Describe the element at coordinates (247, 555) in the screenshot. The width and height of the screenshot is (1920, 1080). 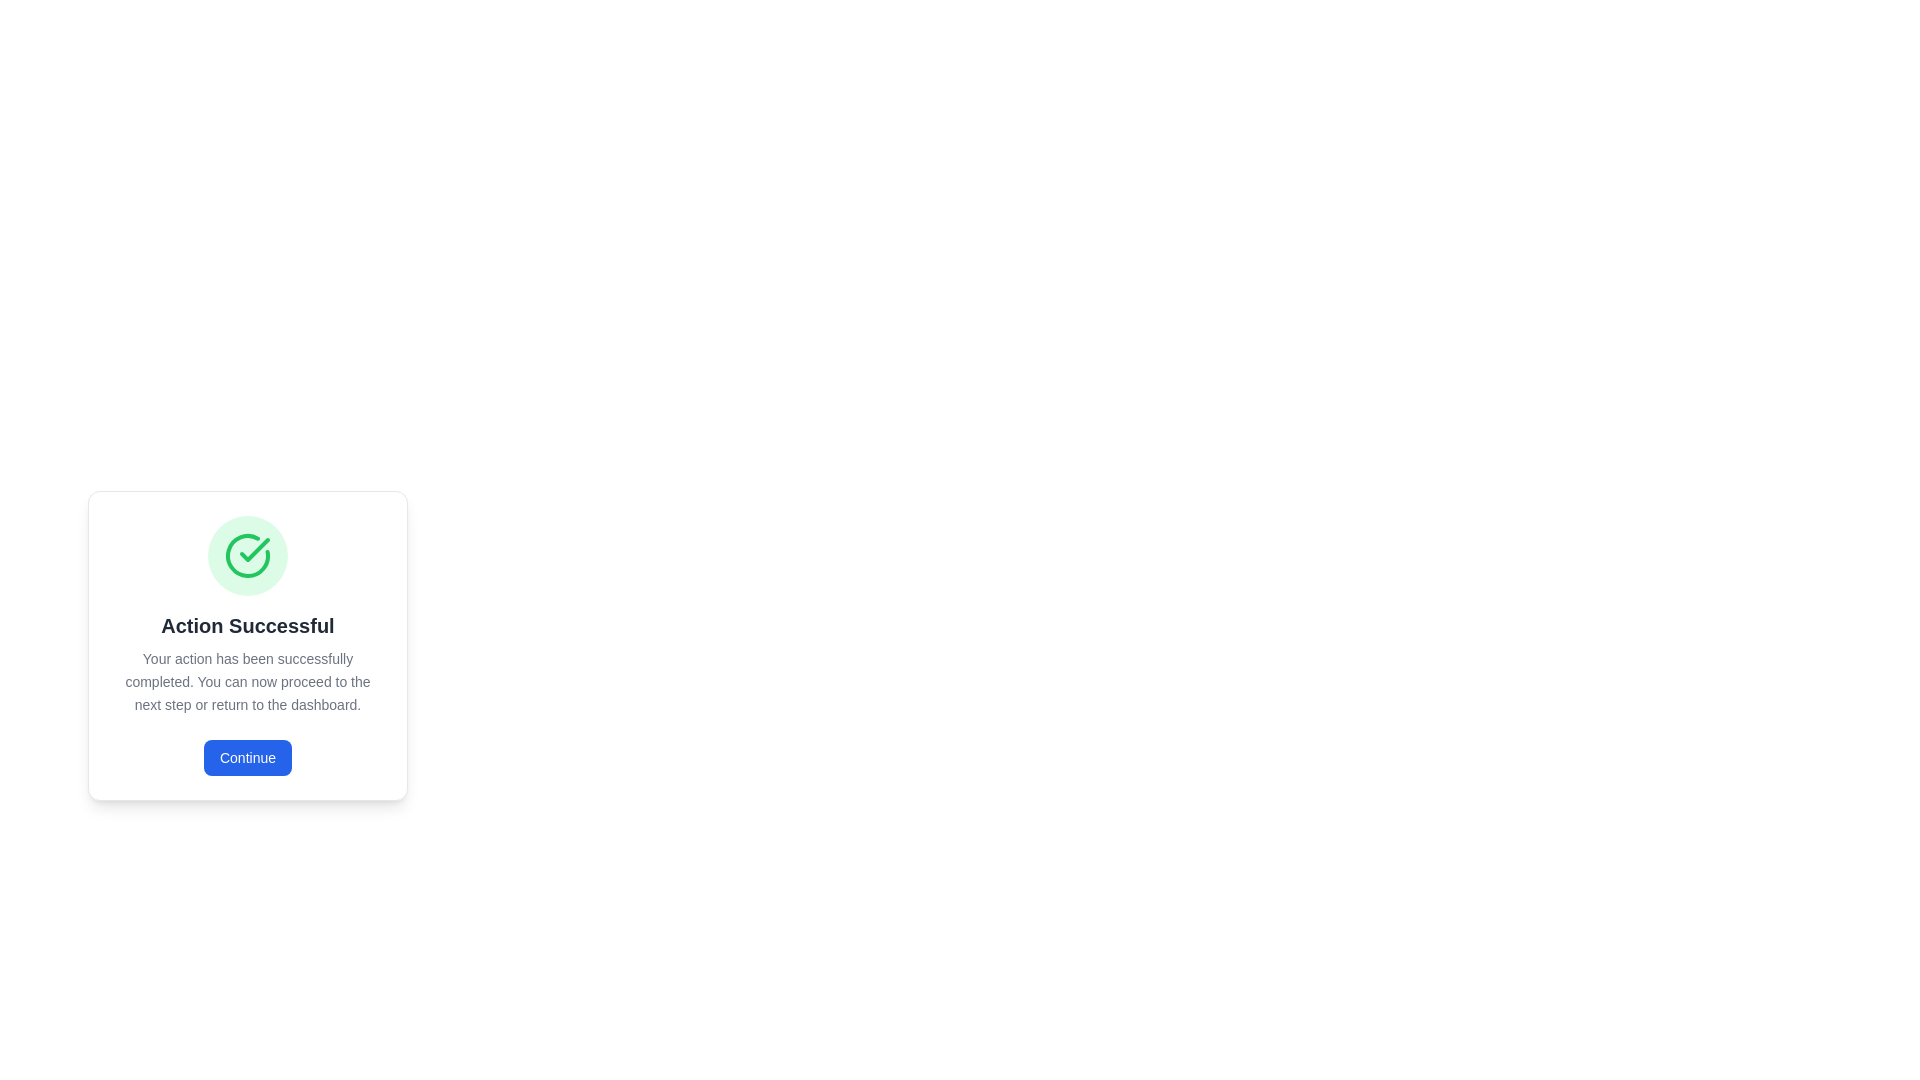
I see `the success confirmation icon located above the 'Action Successful' message in the center-top of the card component` at that location.